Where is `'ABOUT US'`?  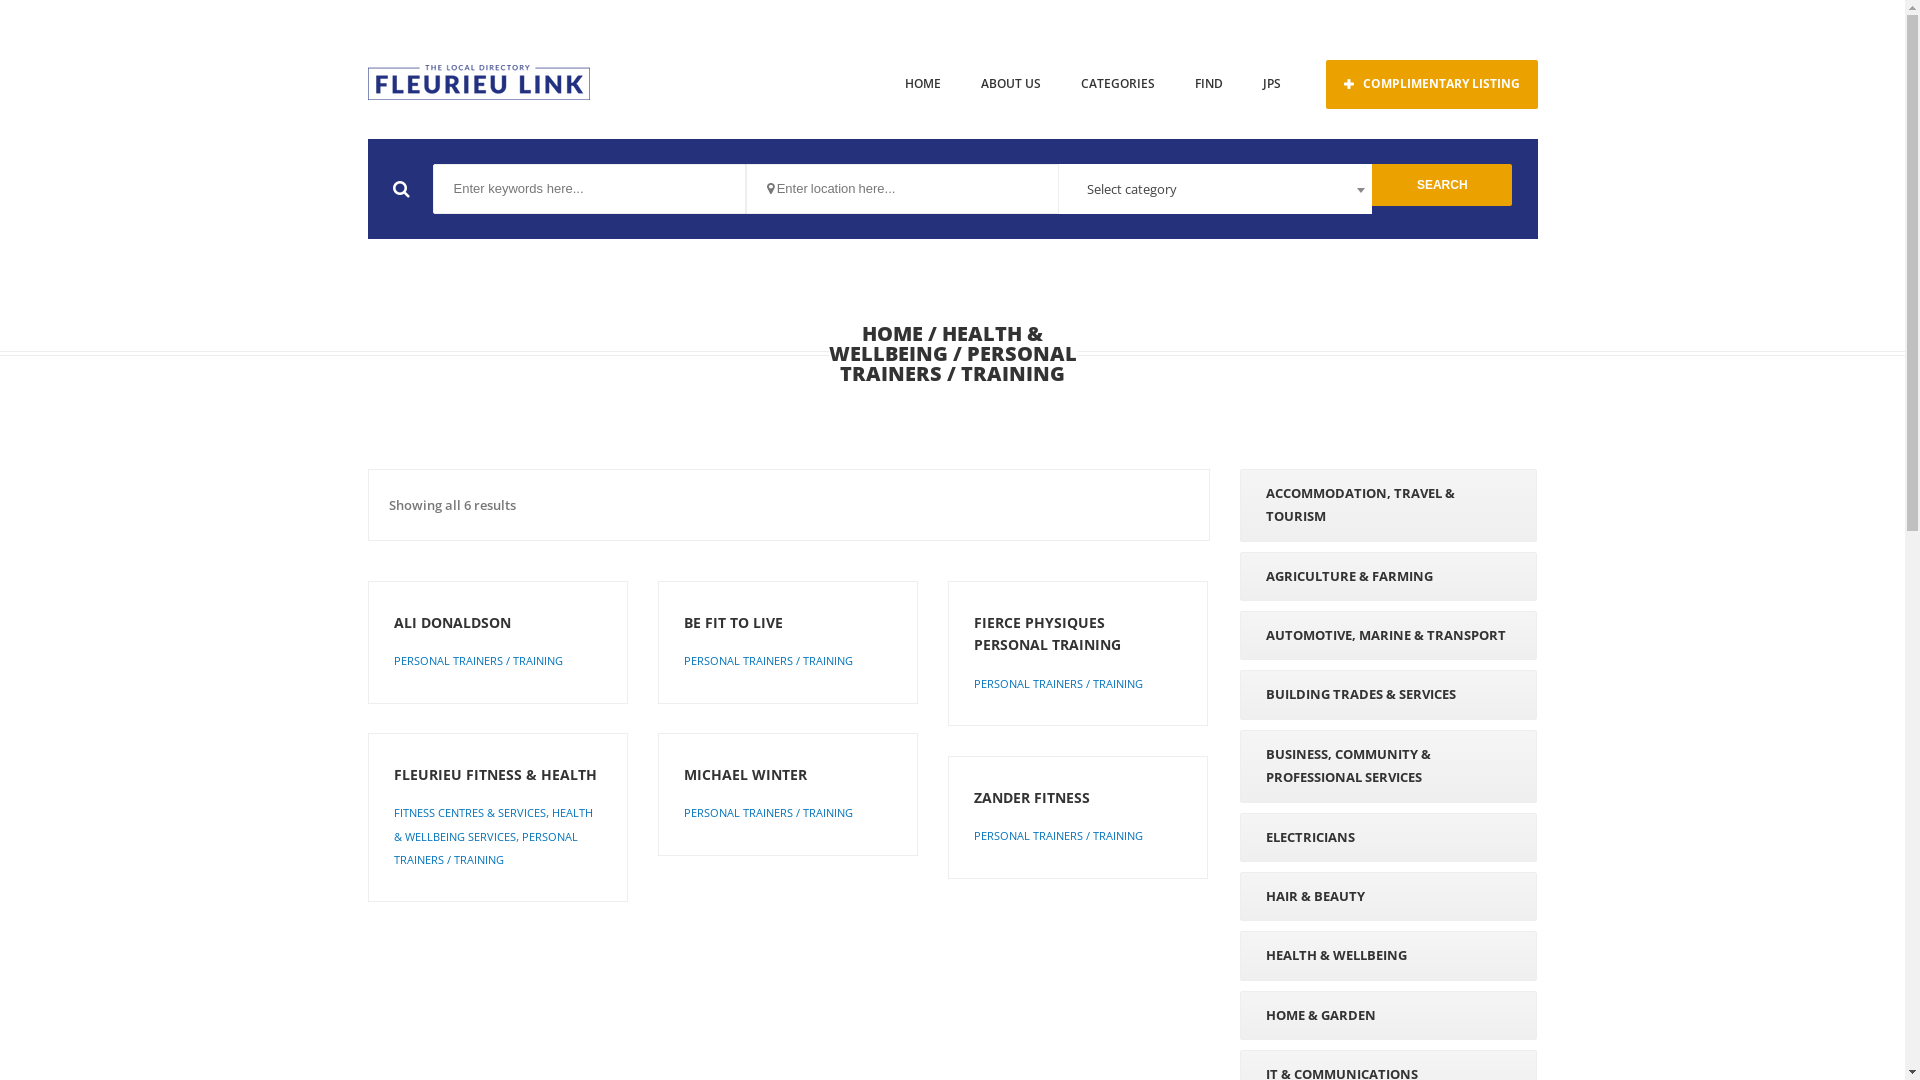
'ABOUT US' is located at coordinates (1009, 83).